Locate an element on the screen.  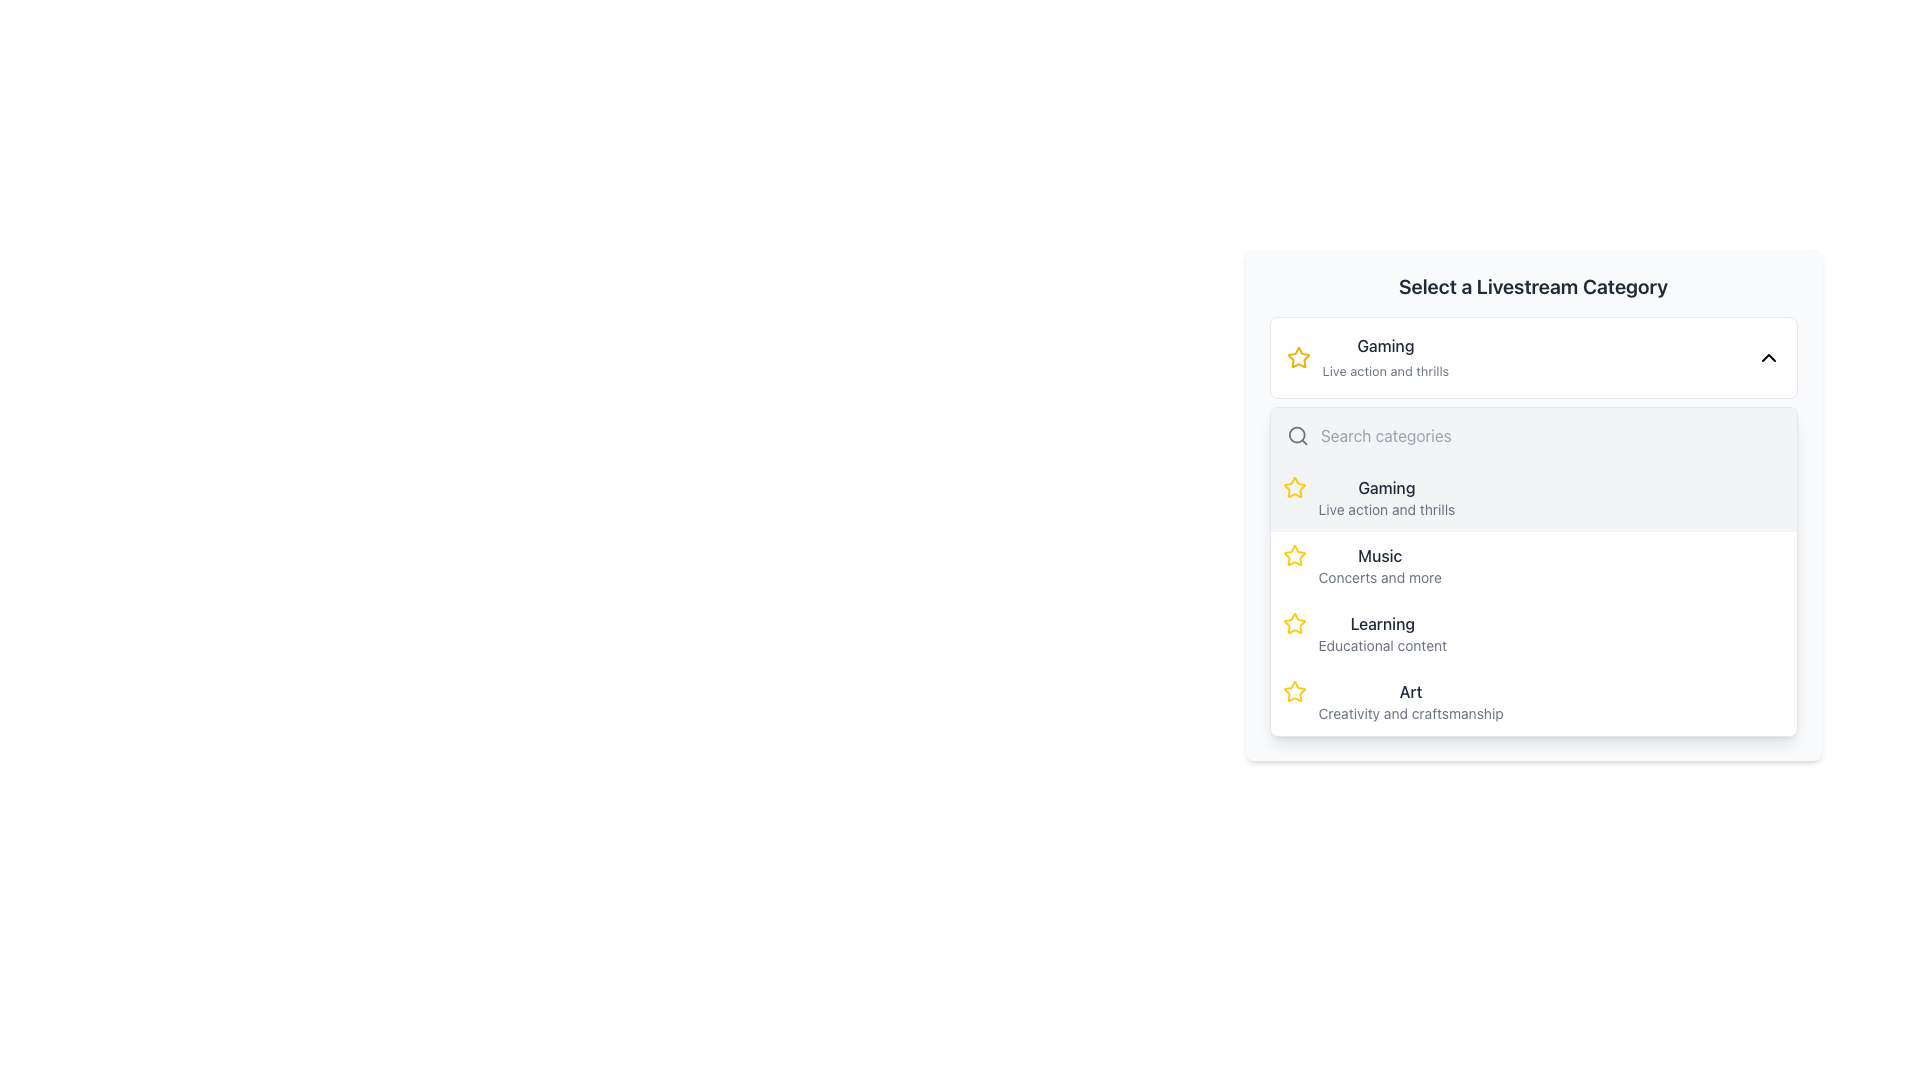
the first selectable option in the dropdown menu labeled 'Gaming' to navigate is located at coordinates (1366, 357).